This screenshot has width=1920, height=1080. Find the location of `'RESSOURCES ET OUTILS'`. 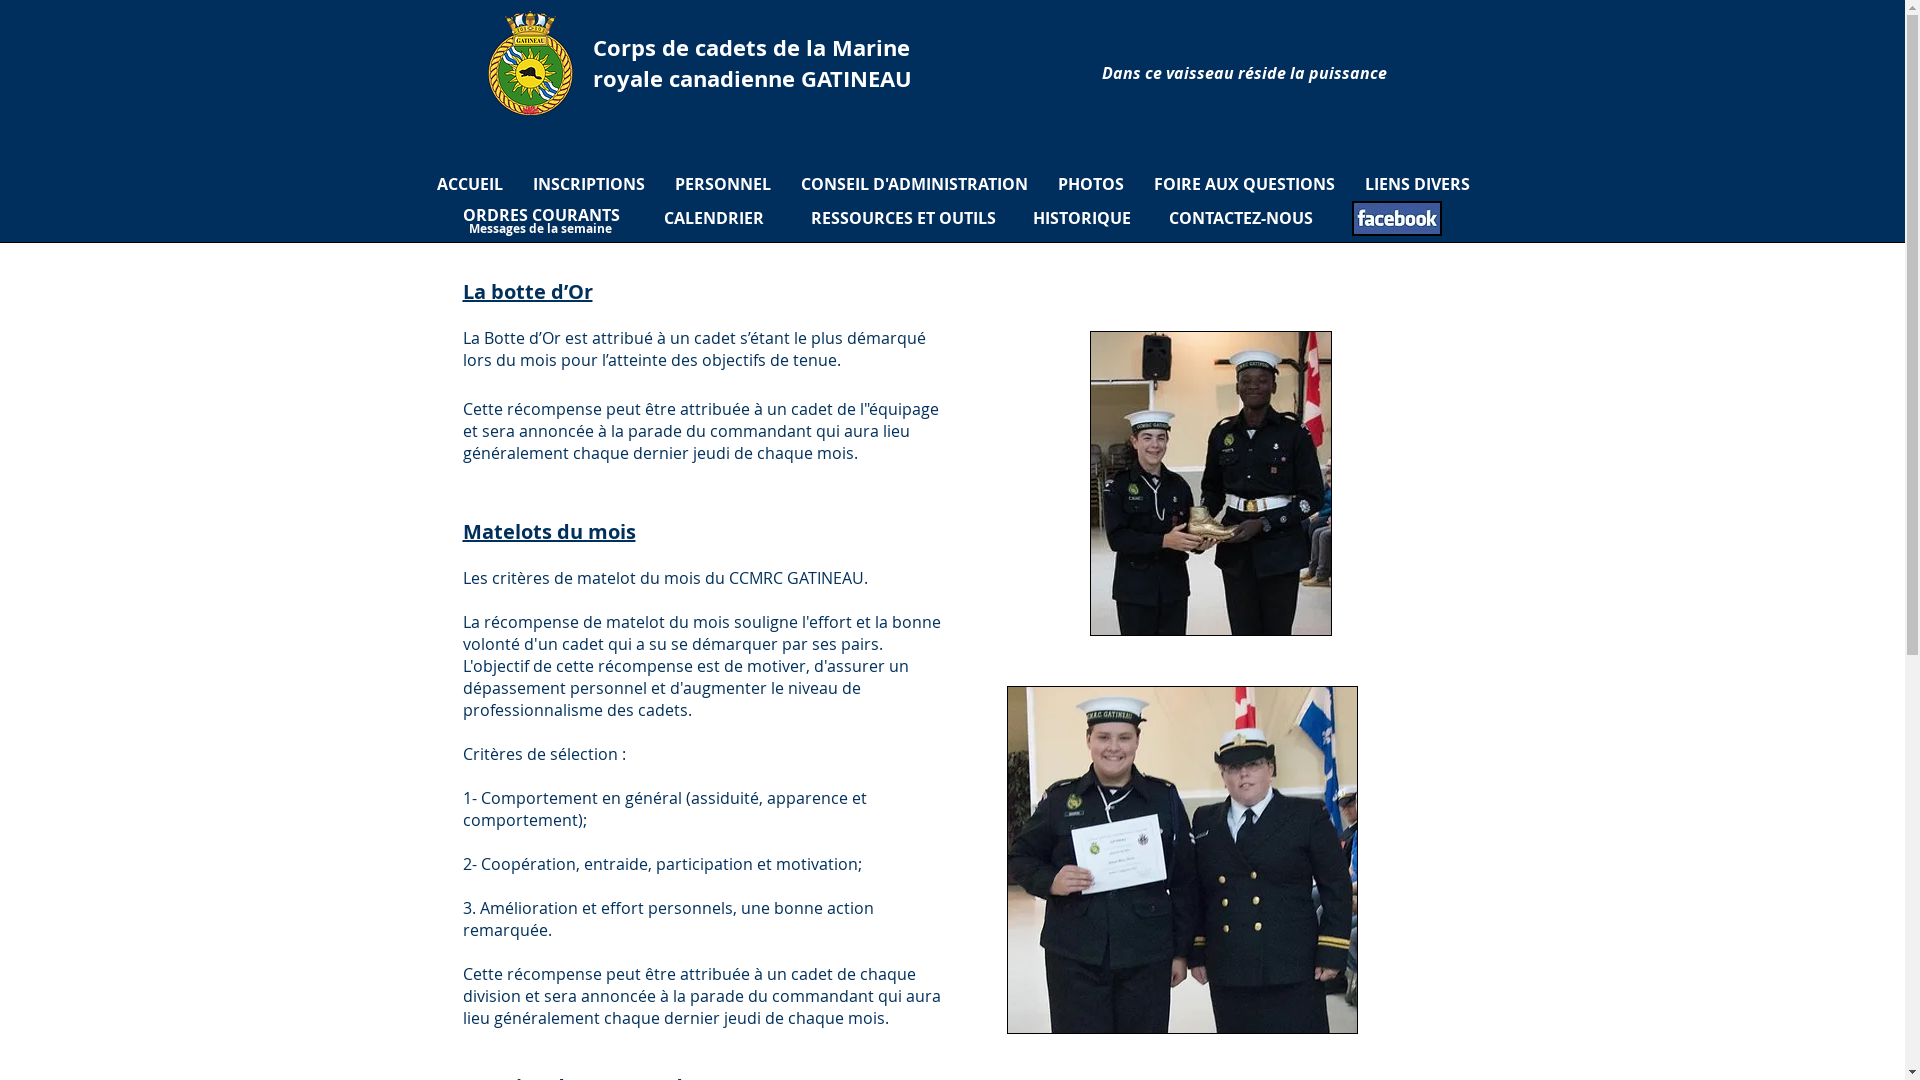

'RESSOURCES ET OUTILS' is located at coordinates (901, 218).